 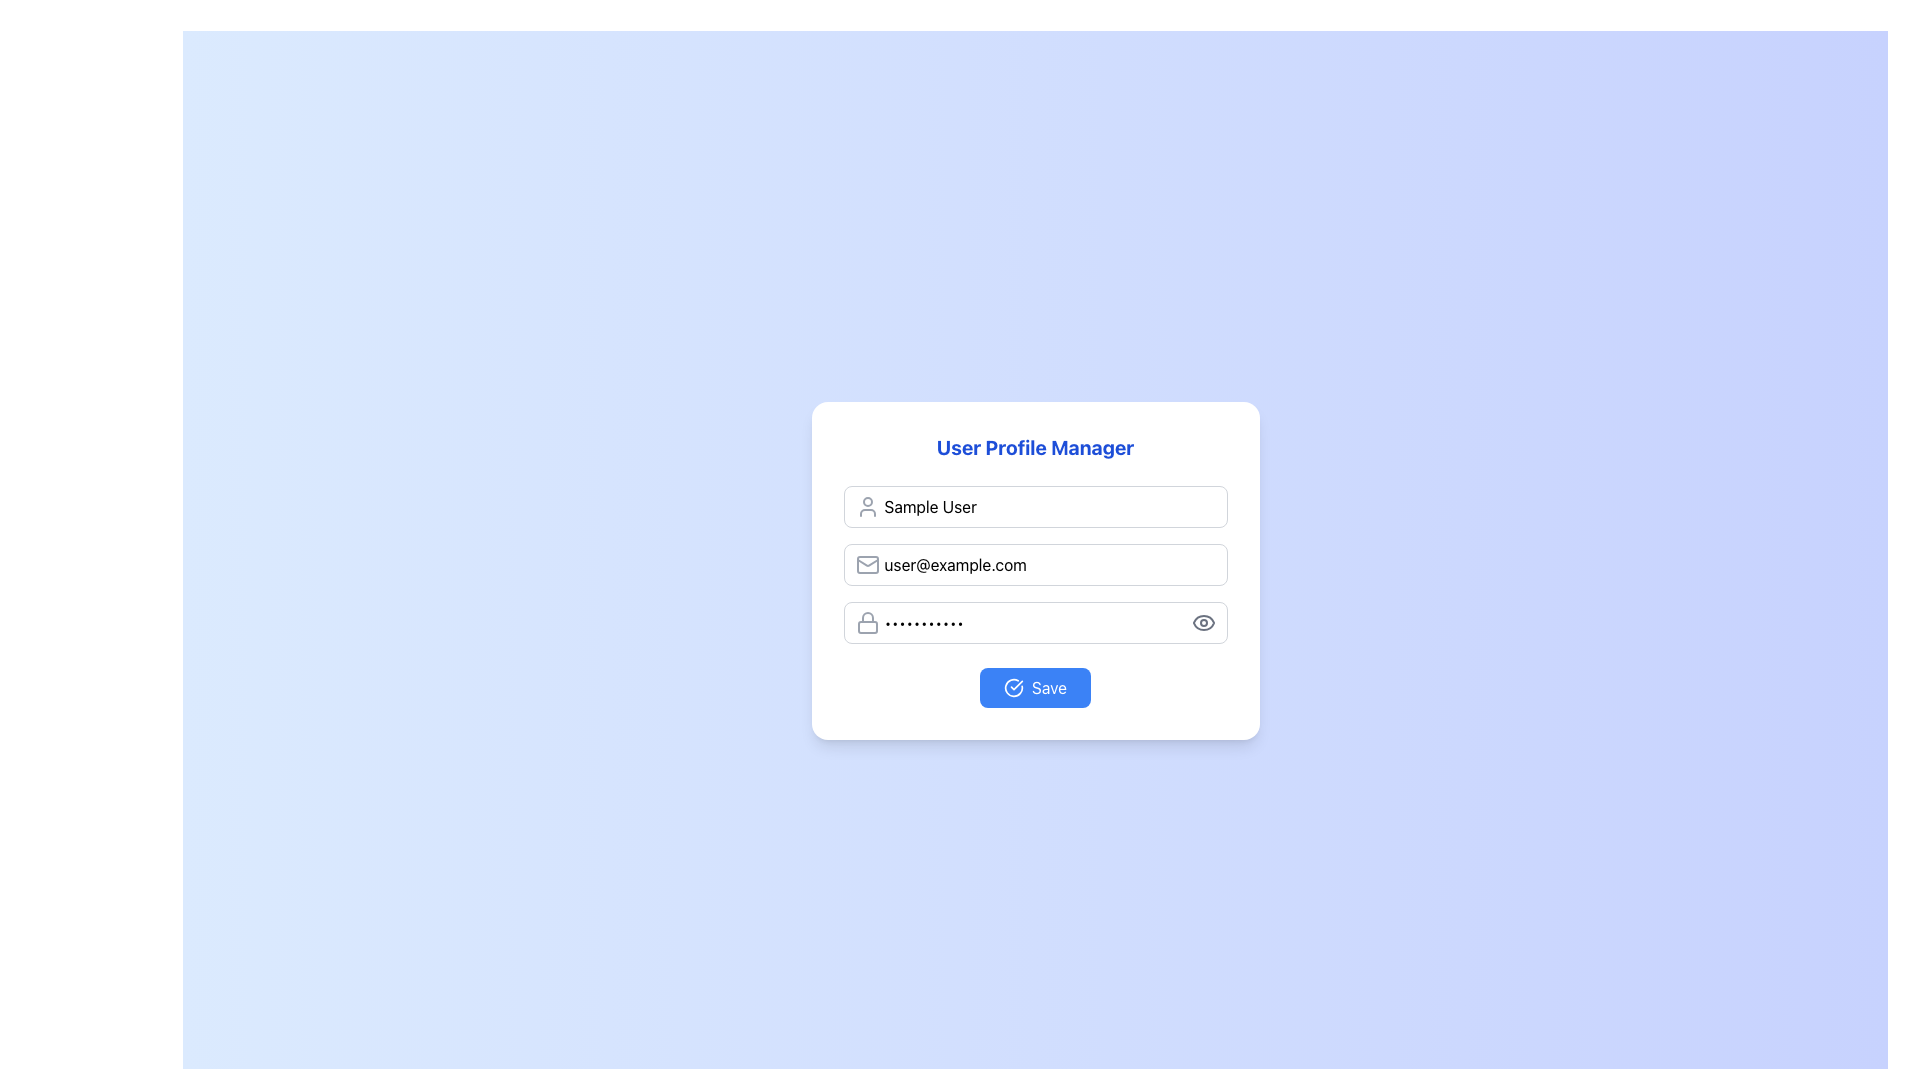 What do you see at coordinates (1013, 686) in the screenshot?
I see `the left component of the checkmark icon within the 'Save' button, which indicates confirmation or success` at bounding box center [1013, 686].